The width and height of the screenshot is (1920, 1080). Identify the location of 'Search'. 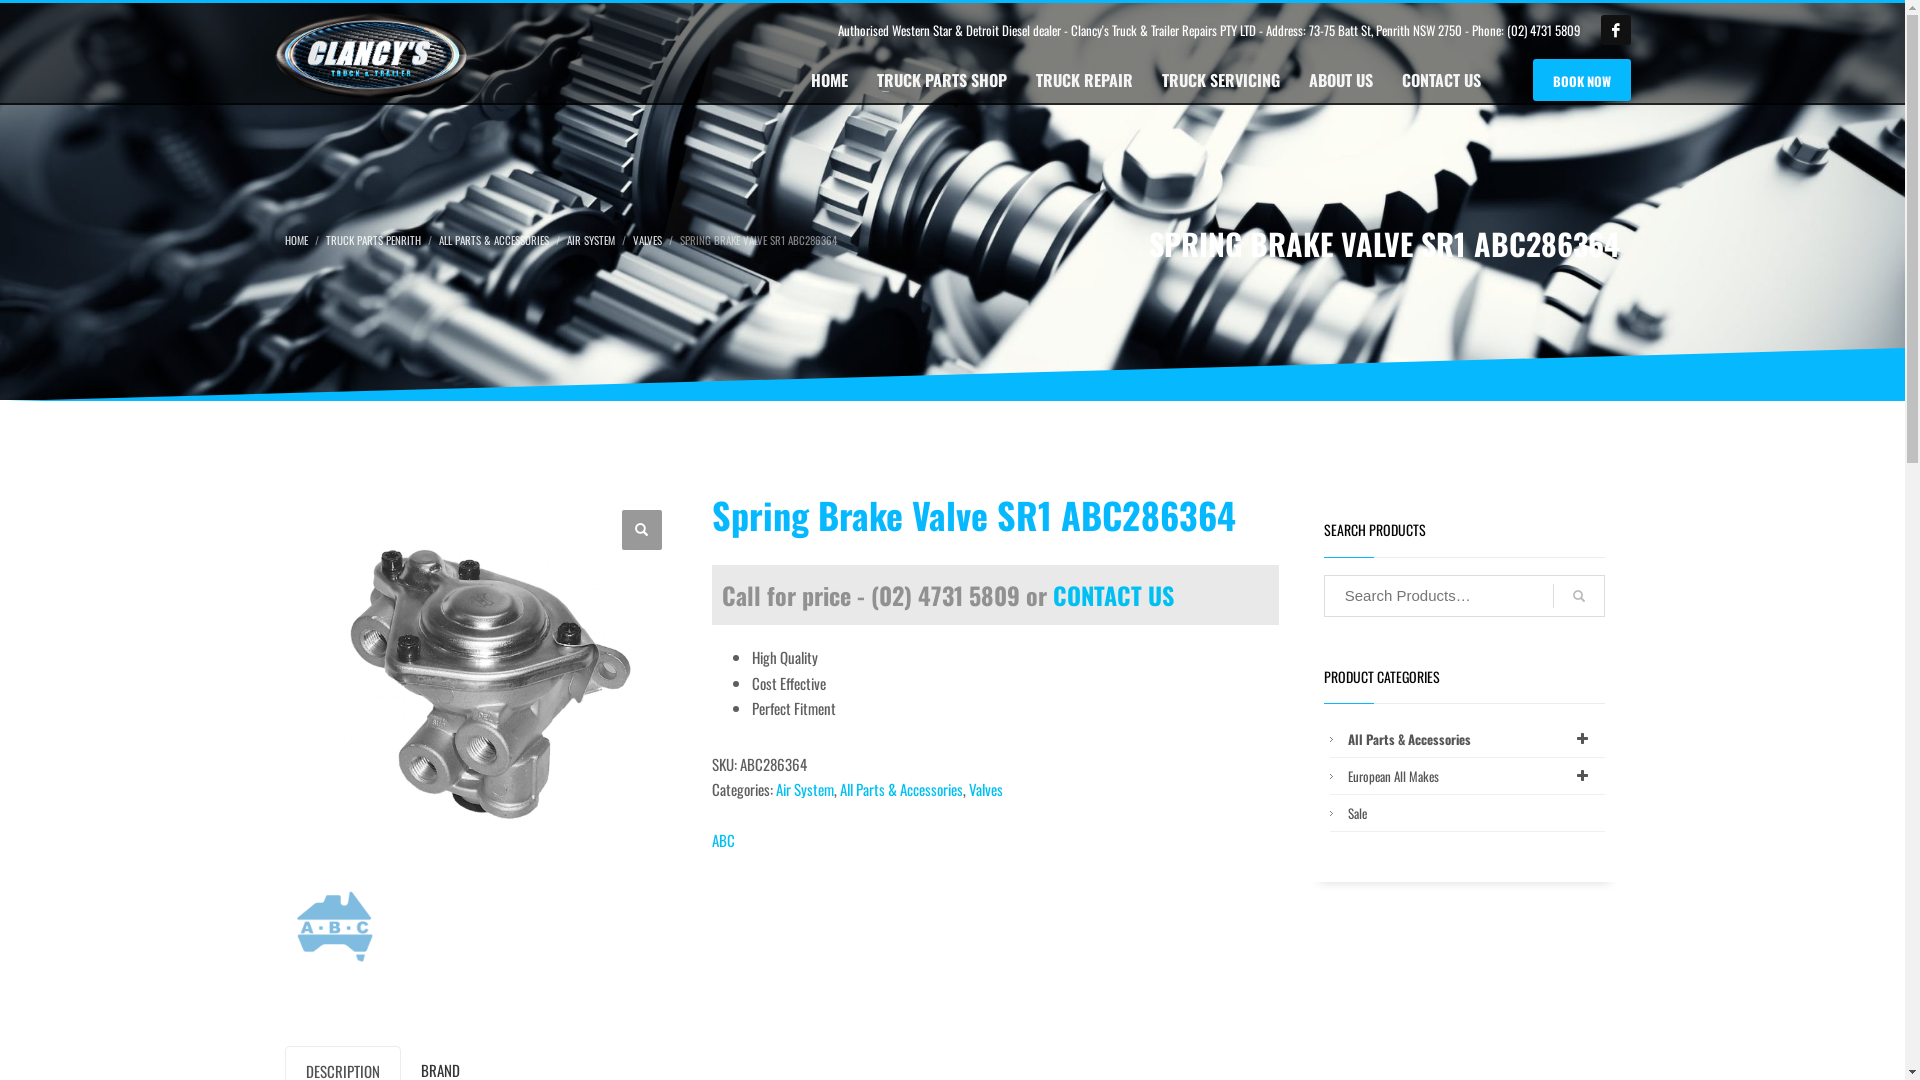
(1552, 595).